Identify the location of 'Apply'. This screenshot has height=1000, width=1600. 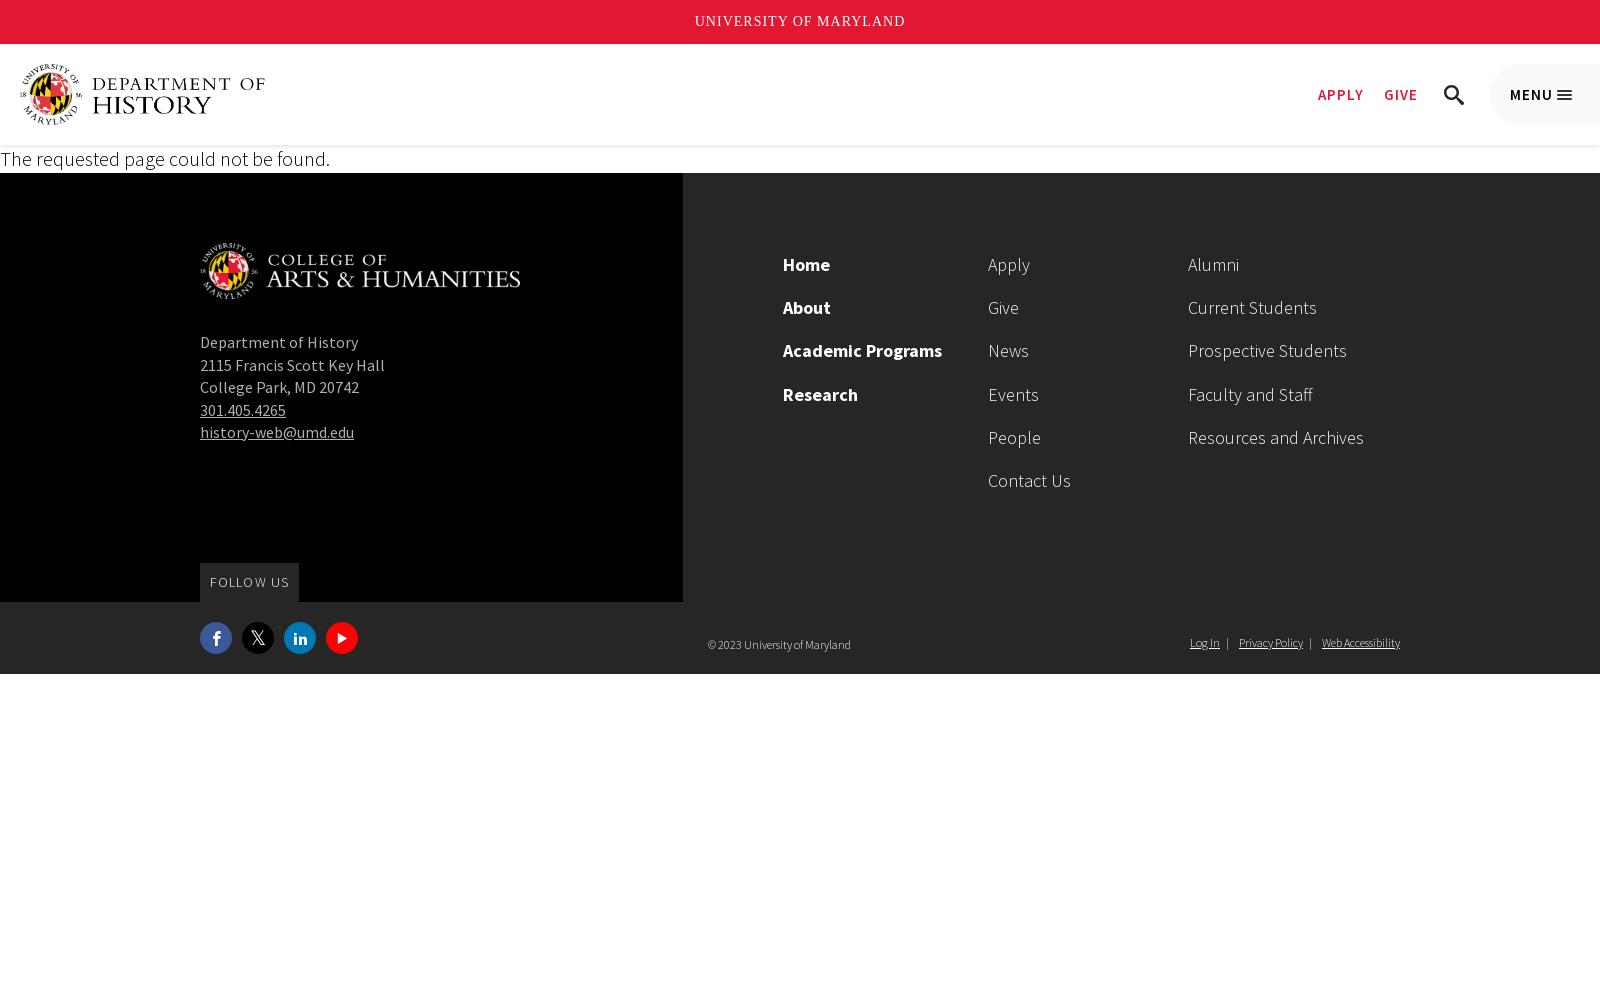
(1008, 264).